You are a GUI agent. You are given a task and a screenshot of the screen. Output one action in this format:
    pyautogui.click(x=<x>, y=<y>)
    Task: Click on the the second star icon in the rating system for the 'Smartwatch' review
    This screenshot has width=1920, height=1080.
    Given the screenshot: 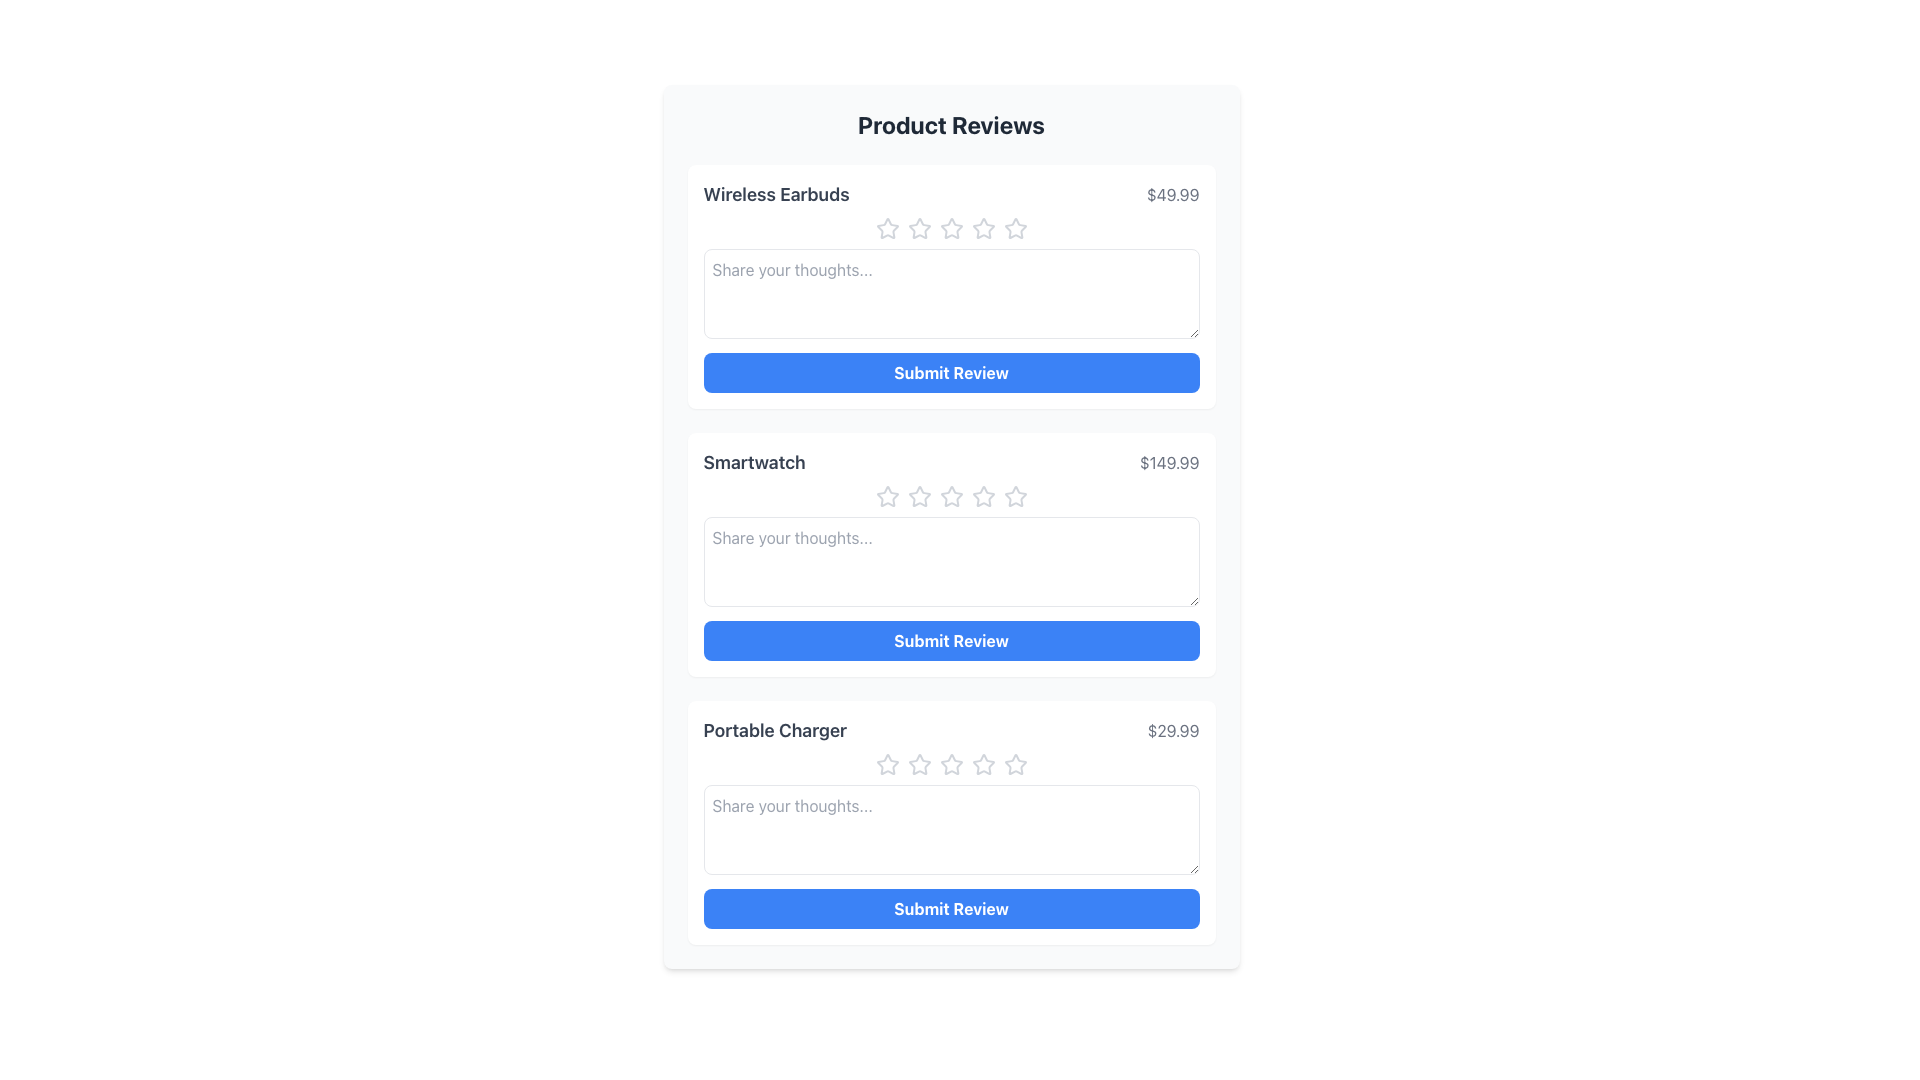 What is the action you would take?
    pyautogui.click(x=950, y=495)
    